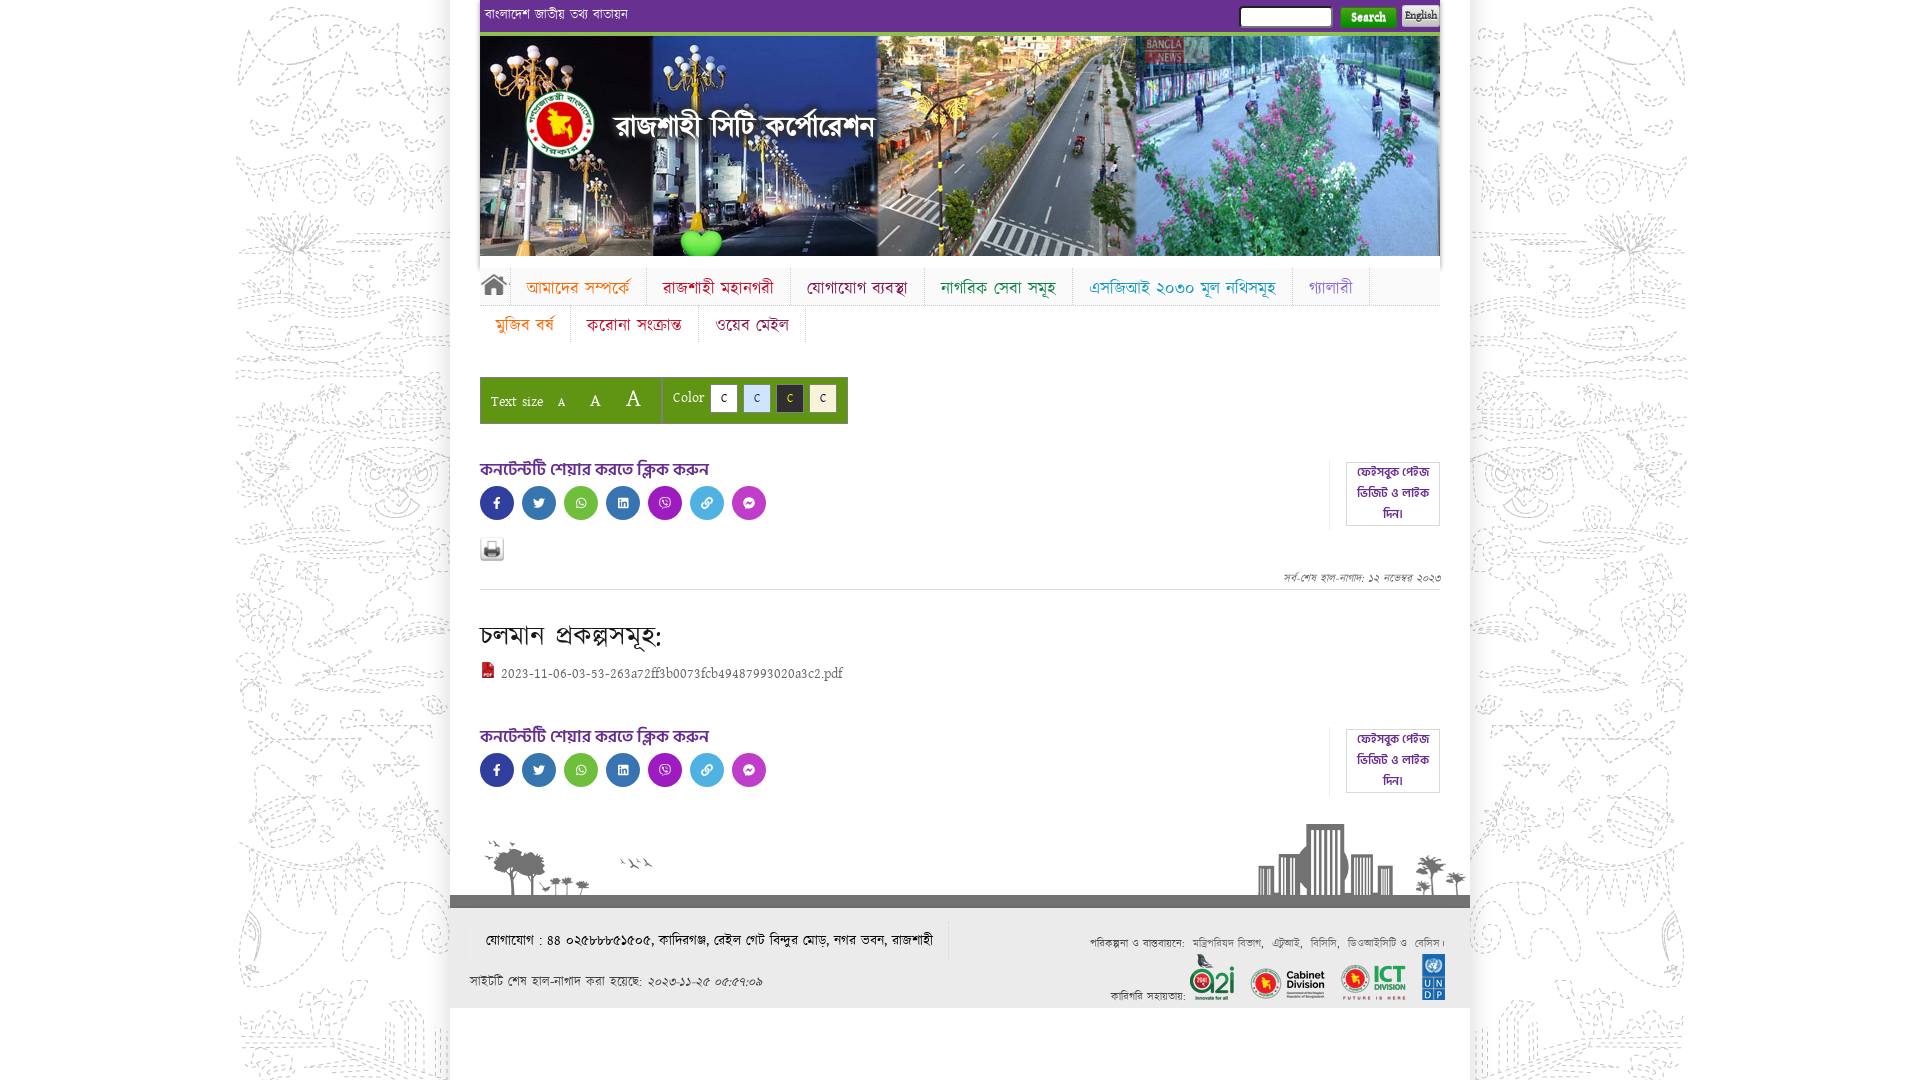 Image resolution: width=1920 pixels, height=1080 pixels. Describe the element at coordinates (1419, 15) in the screenshot. I see `'English'` at that location.